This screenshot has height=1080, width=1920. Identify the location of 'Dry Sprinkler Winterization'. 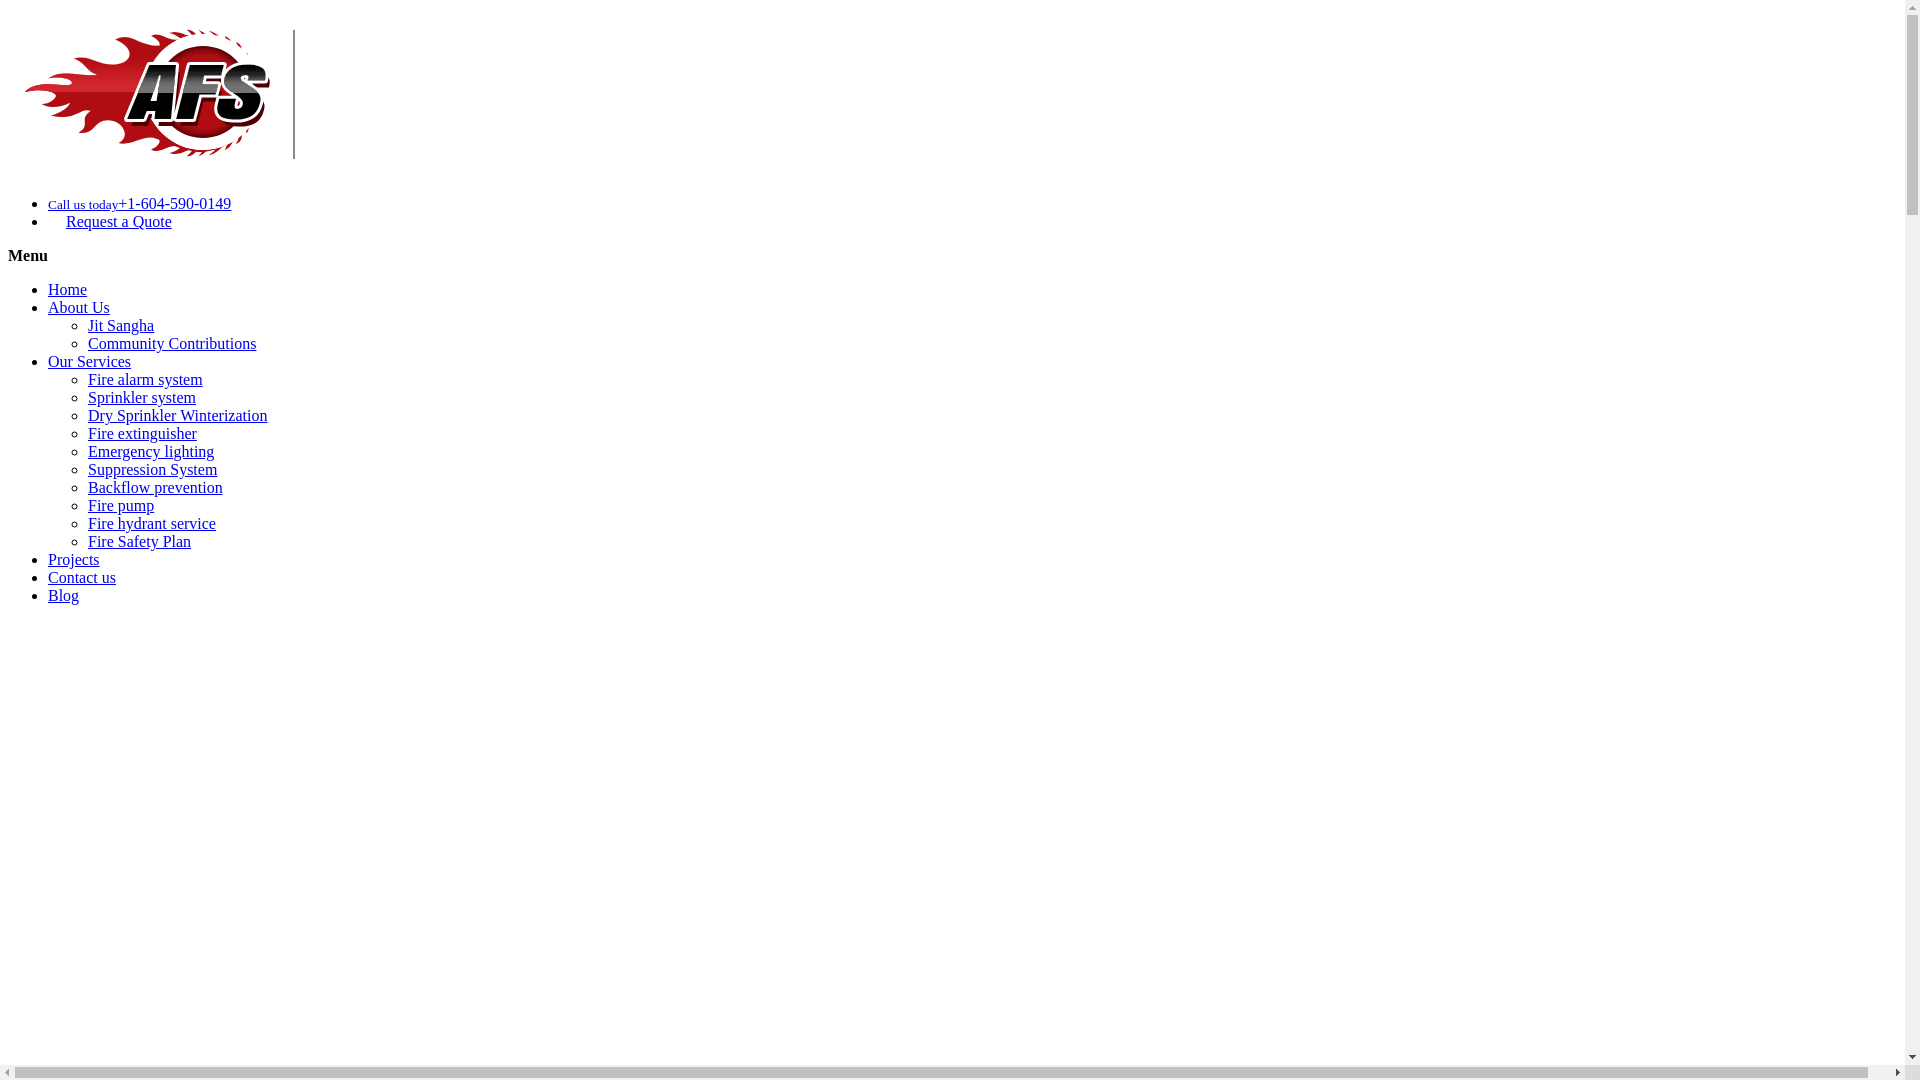
(177, 414).